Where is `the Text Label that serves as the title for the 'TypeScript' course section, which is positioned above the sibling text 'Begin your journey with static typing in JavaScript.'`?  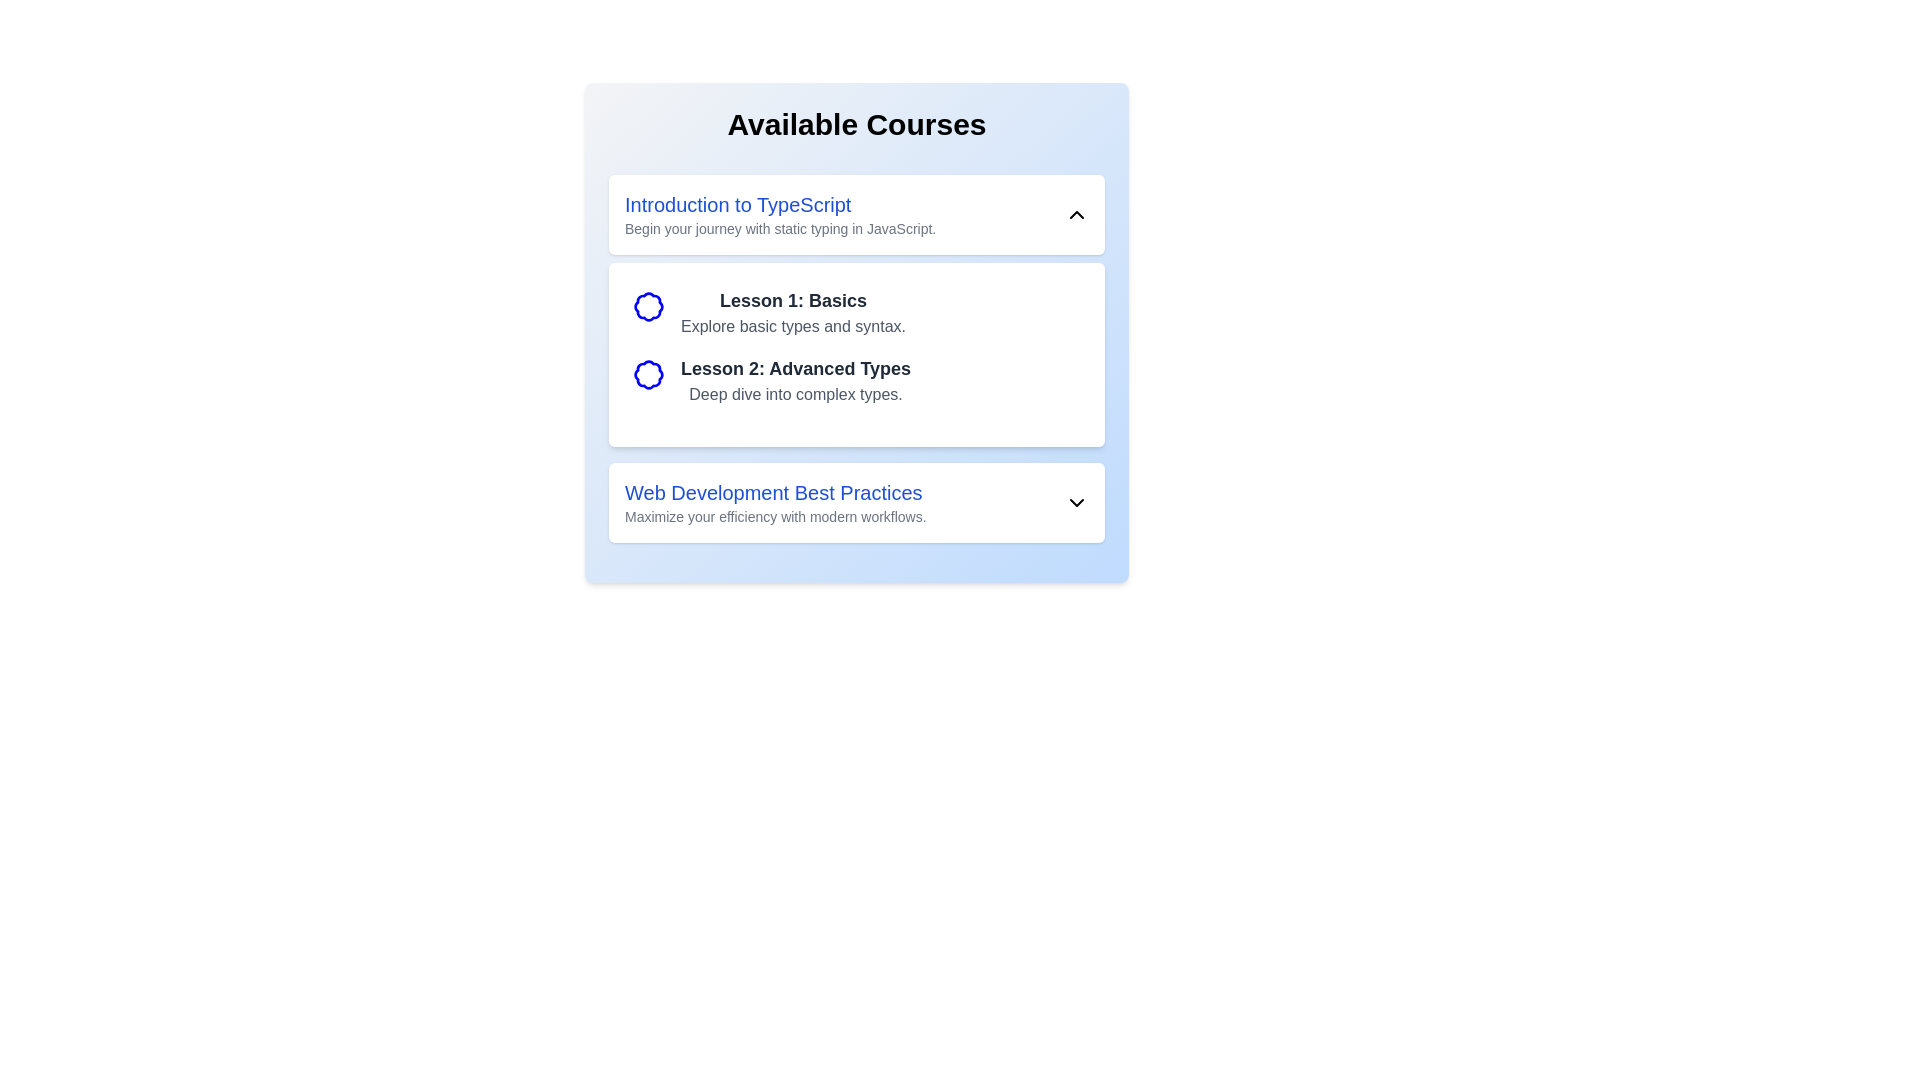 the Text Label that serves as the title for the 'TypeScript' course section, which is positioned above the sibling text 'Begin your journey with static typing in JavaScript.' is located at coordinates (779, 204).